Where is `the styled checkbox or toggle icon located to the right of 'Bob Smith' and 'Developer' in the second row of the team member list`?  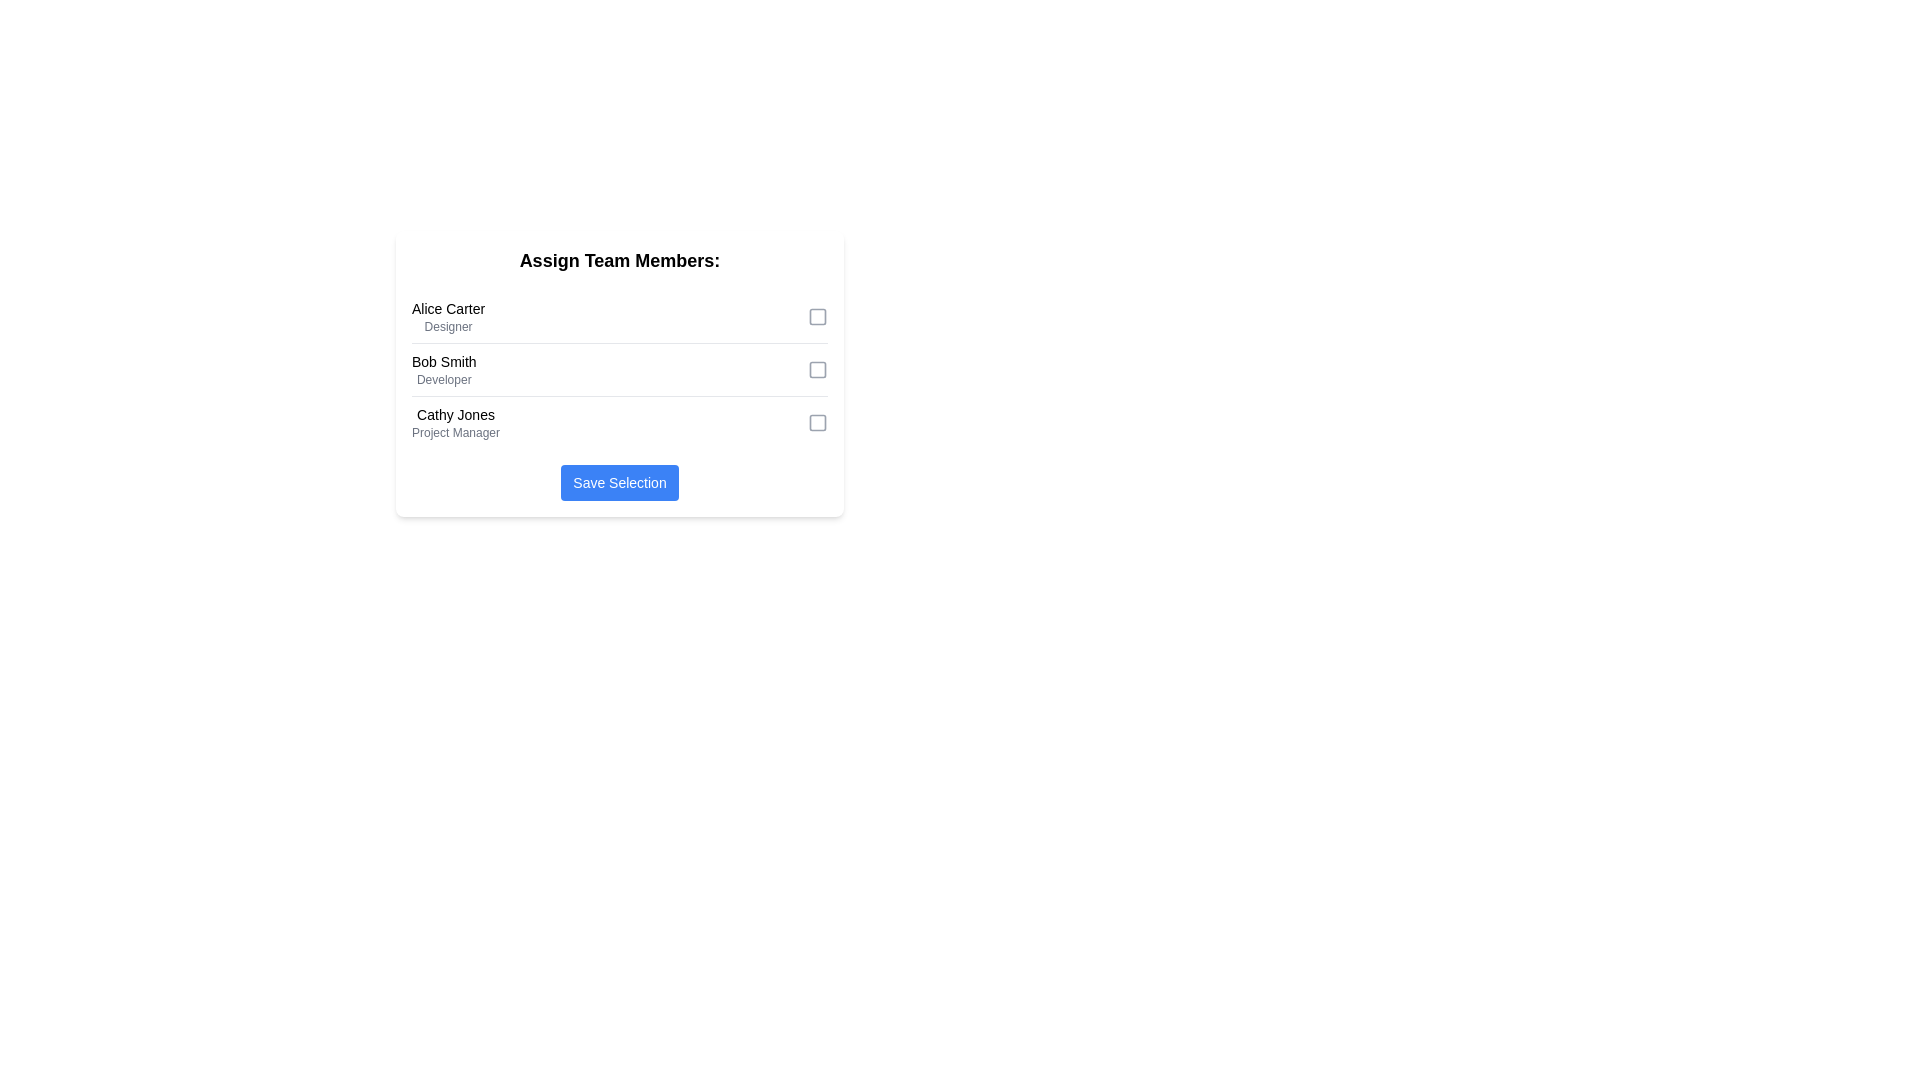 the styled checkbox or toggle icon located to the right of 'Bob Smith' and 'Developer' in the second row of the team member list is located at coordinates (817, 370).